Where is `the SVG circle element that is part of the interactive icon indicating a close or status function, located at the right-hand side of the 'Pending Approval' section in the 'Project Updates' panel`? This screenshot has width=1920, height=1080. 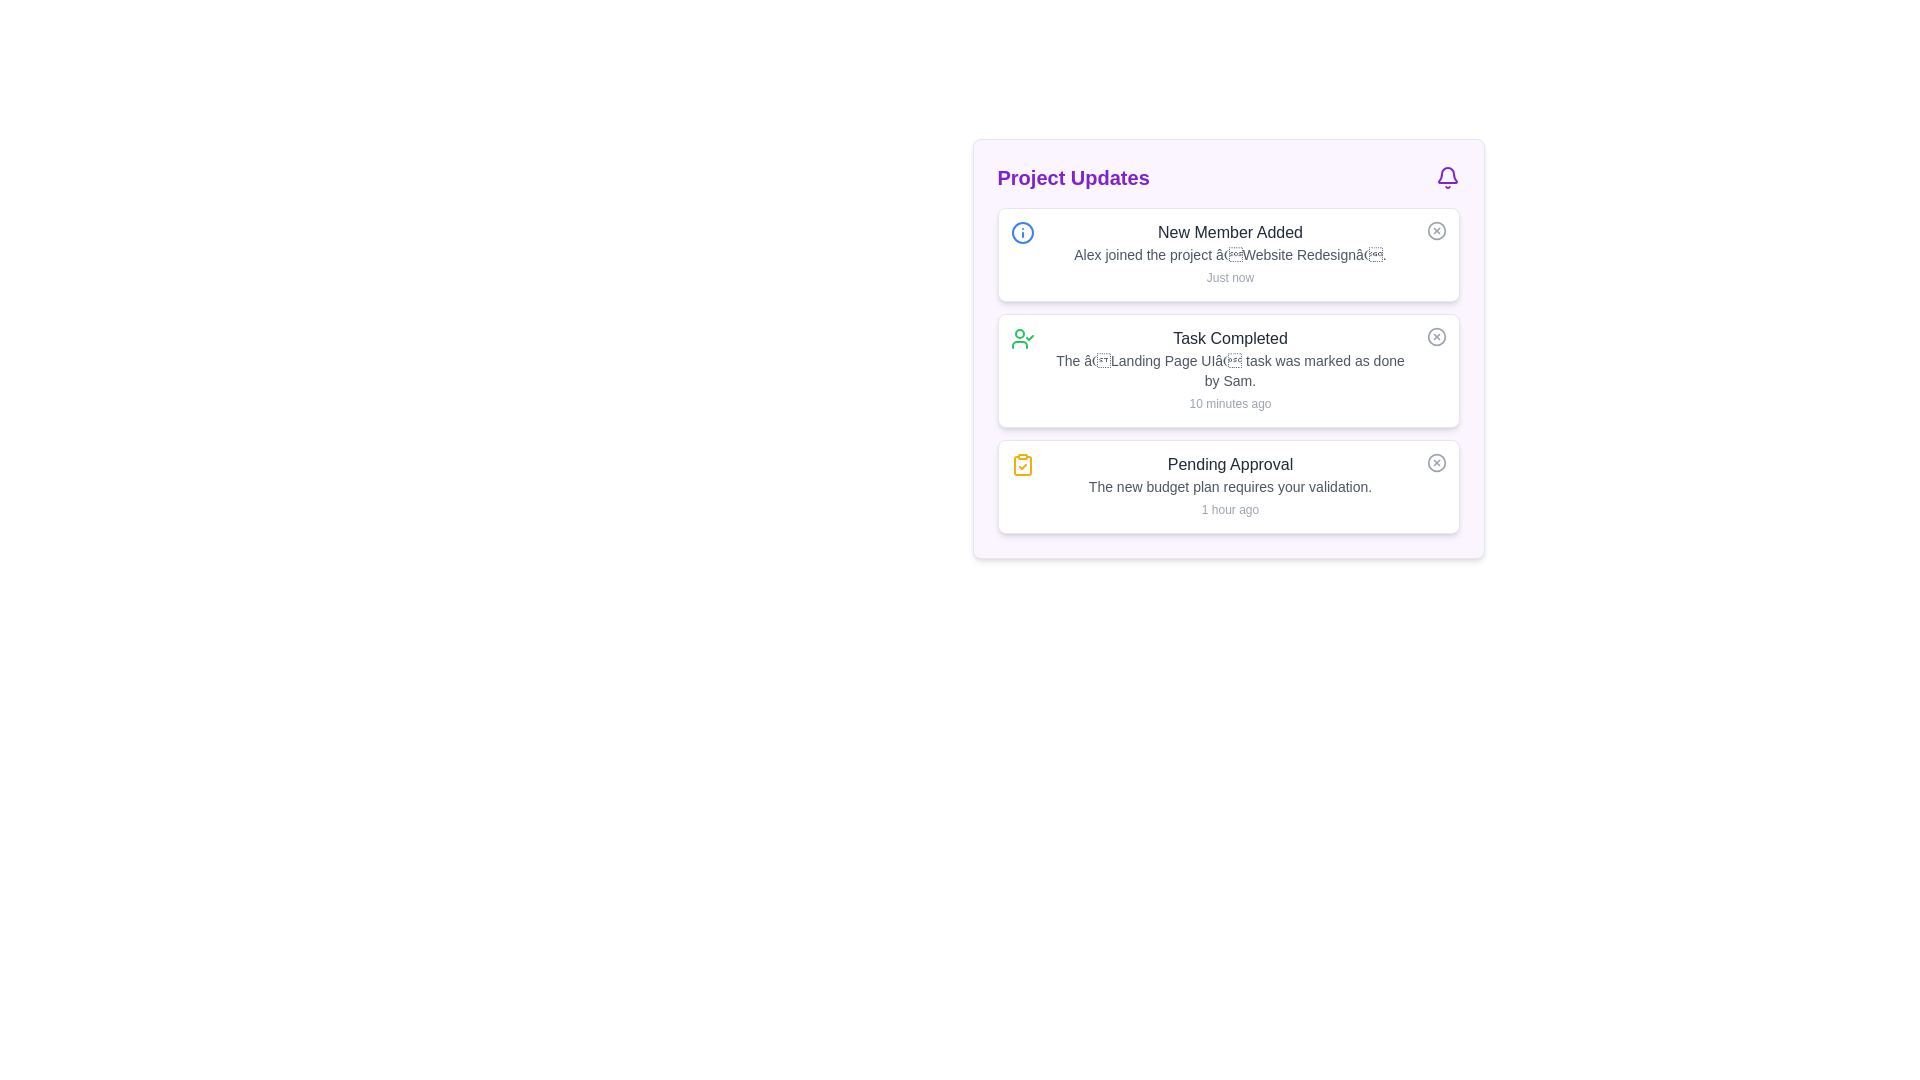
the SVG circle element that is part of the interactive icon indicating a close or status function, located at the right-hand side of the 'Pending Approval' section in the 'Project Updates' panel is located at coordinates (1435, 462).